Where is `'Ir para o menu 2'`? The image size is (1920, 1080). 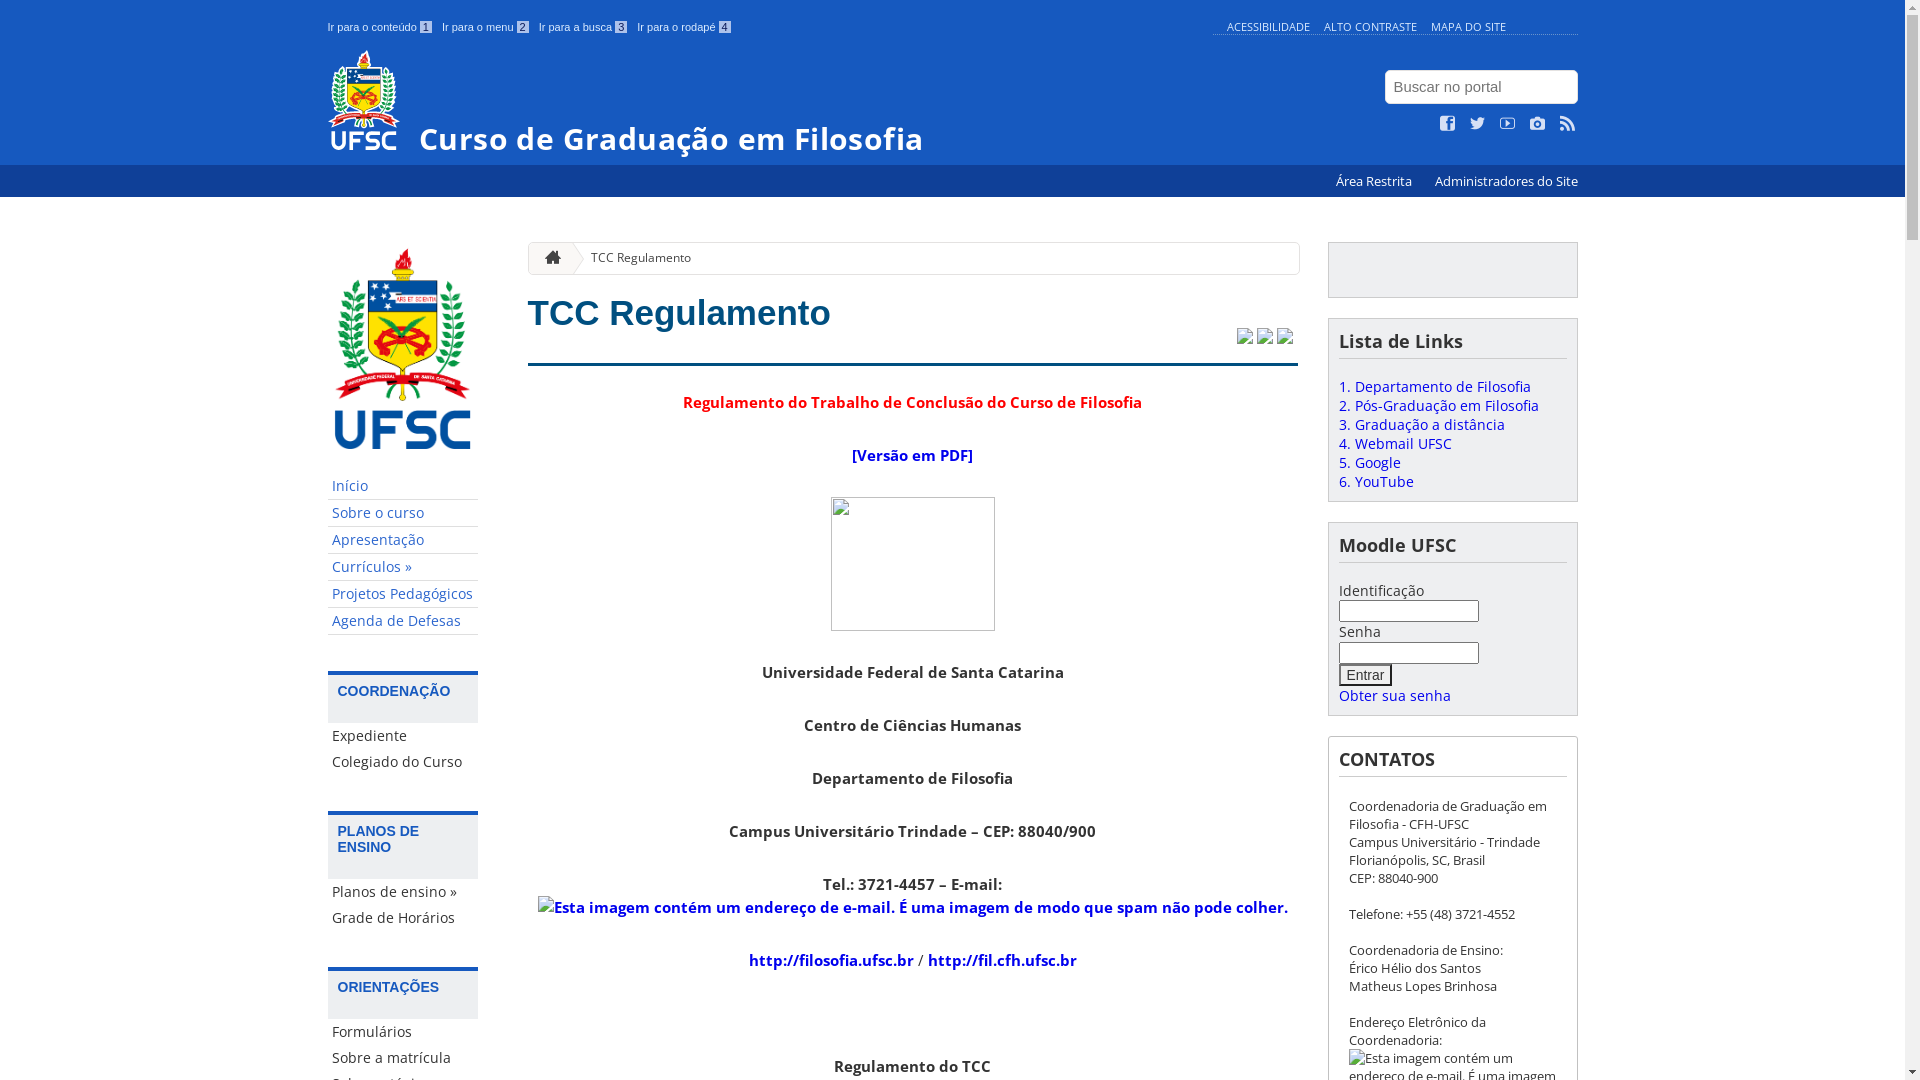 'Ir para o menu 2' is located at coordinates (485, 27).